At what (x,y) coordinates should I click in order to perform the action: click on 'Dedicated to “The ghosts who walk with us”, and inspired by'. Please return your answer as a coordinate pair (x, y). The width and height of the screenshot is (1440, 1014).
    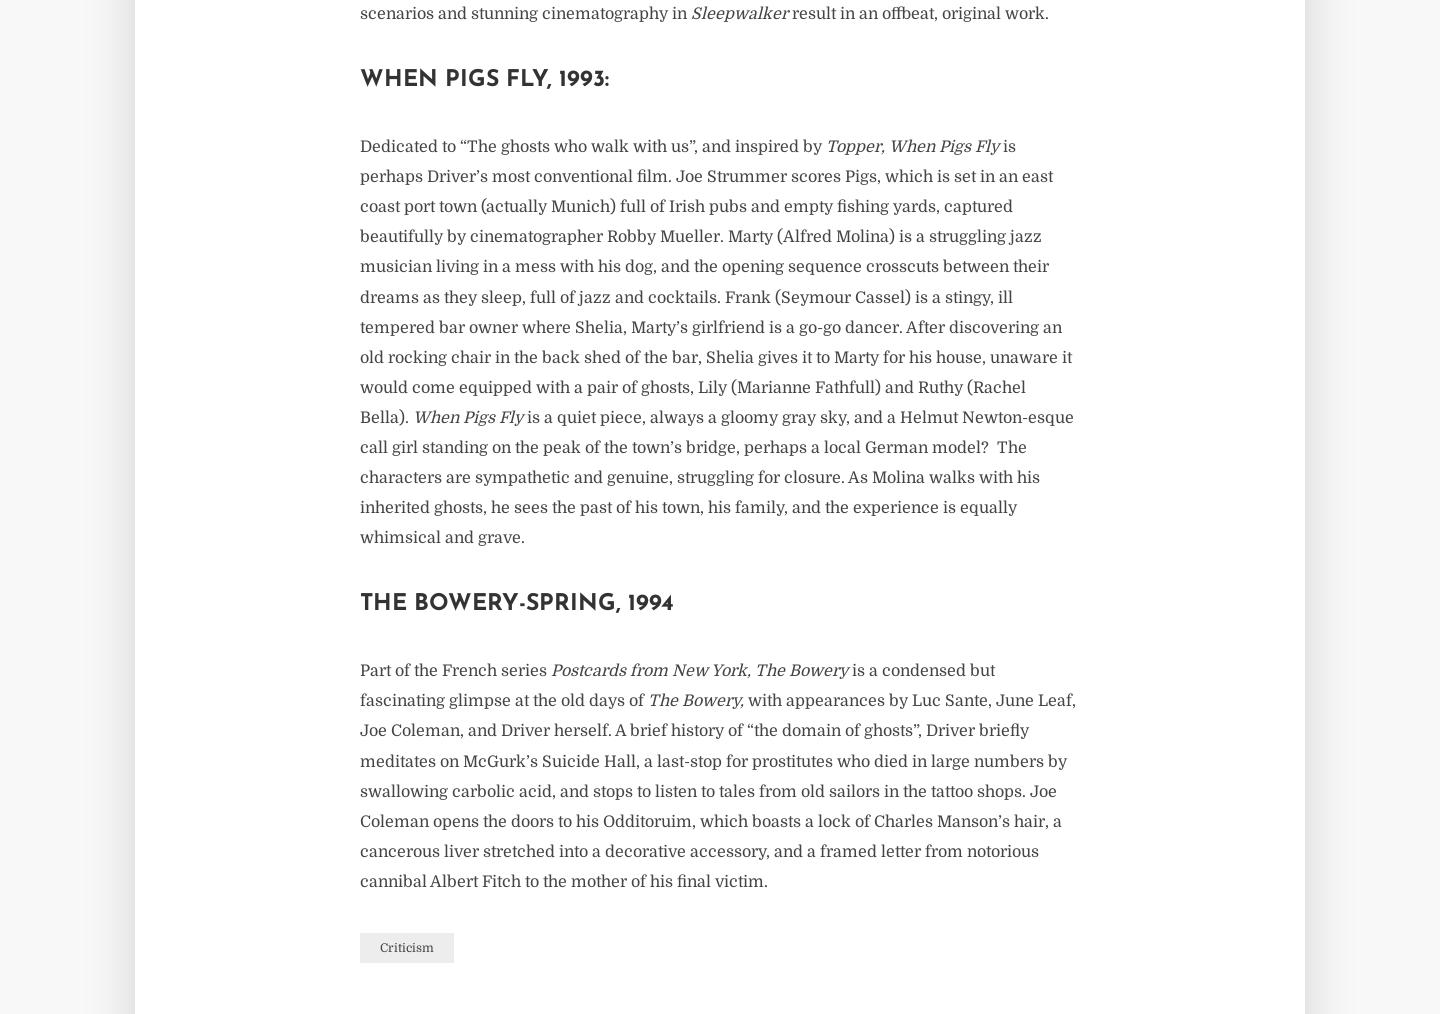
    Looking at the image, I should click on (592, 147).